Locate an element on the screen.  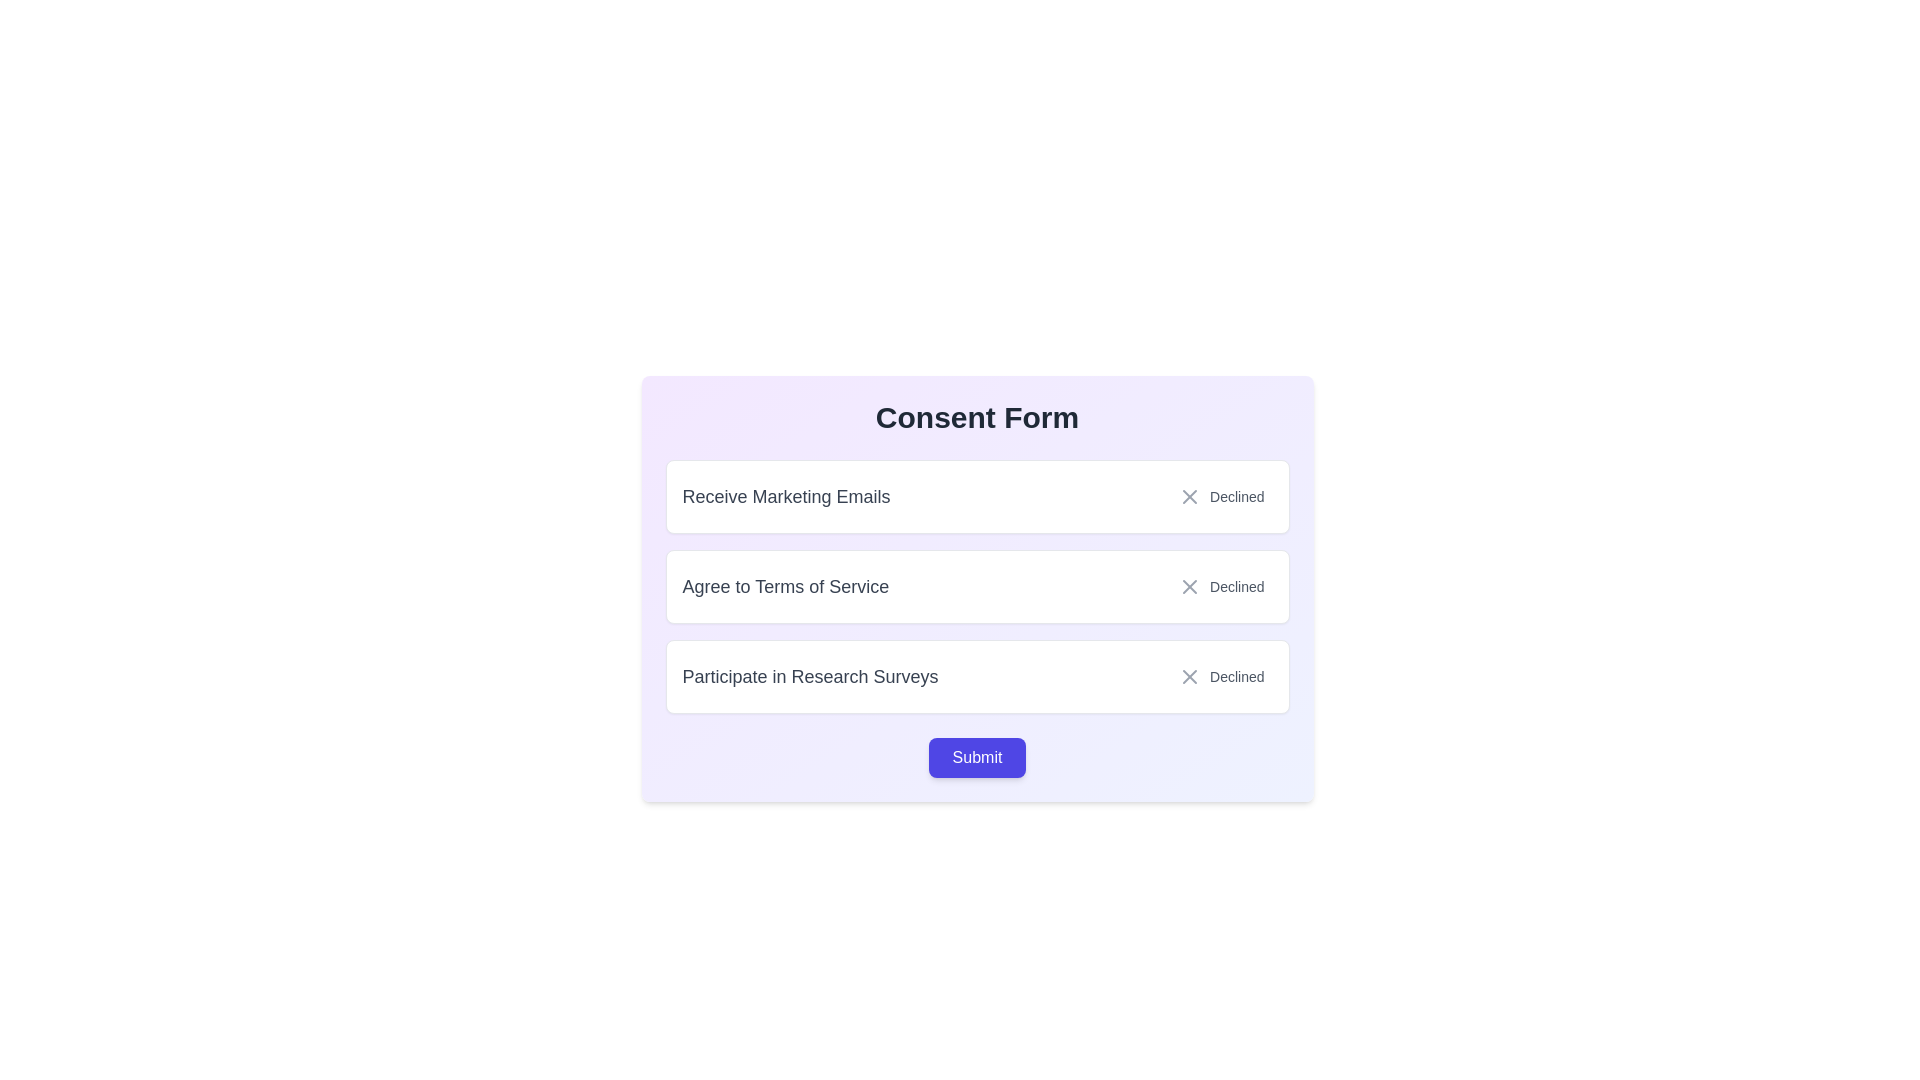
the 'Declined' status text label with an icon located in the 'Receive Marketing Emails' consent option box is located at coordinates (1220, 496).